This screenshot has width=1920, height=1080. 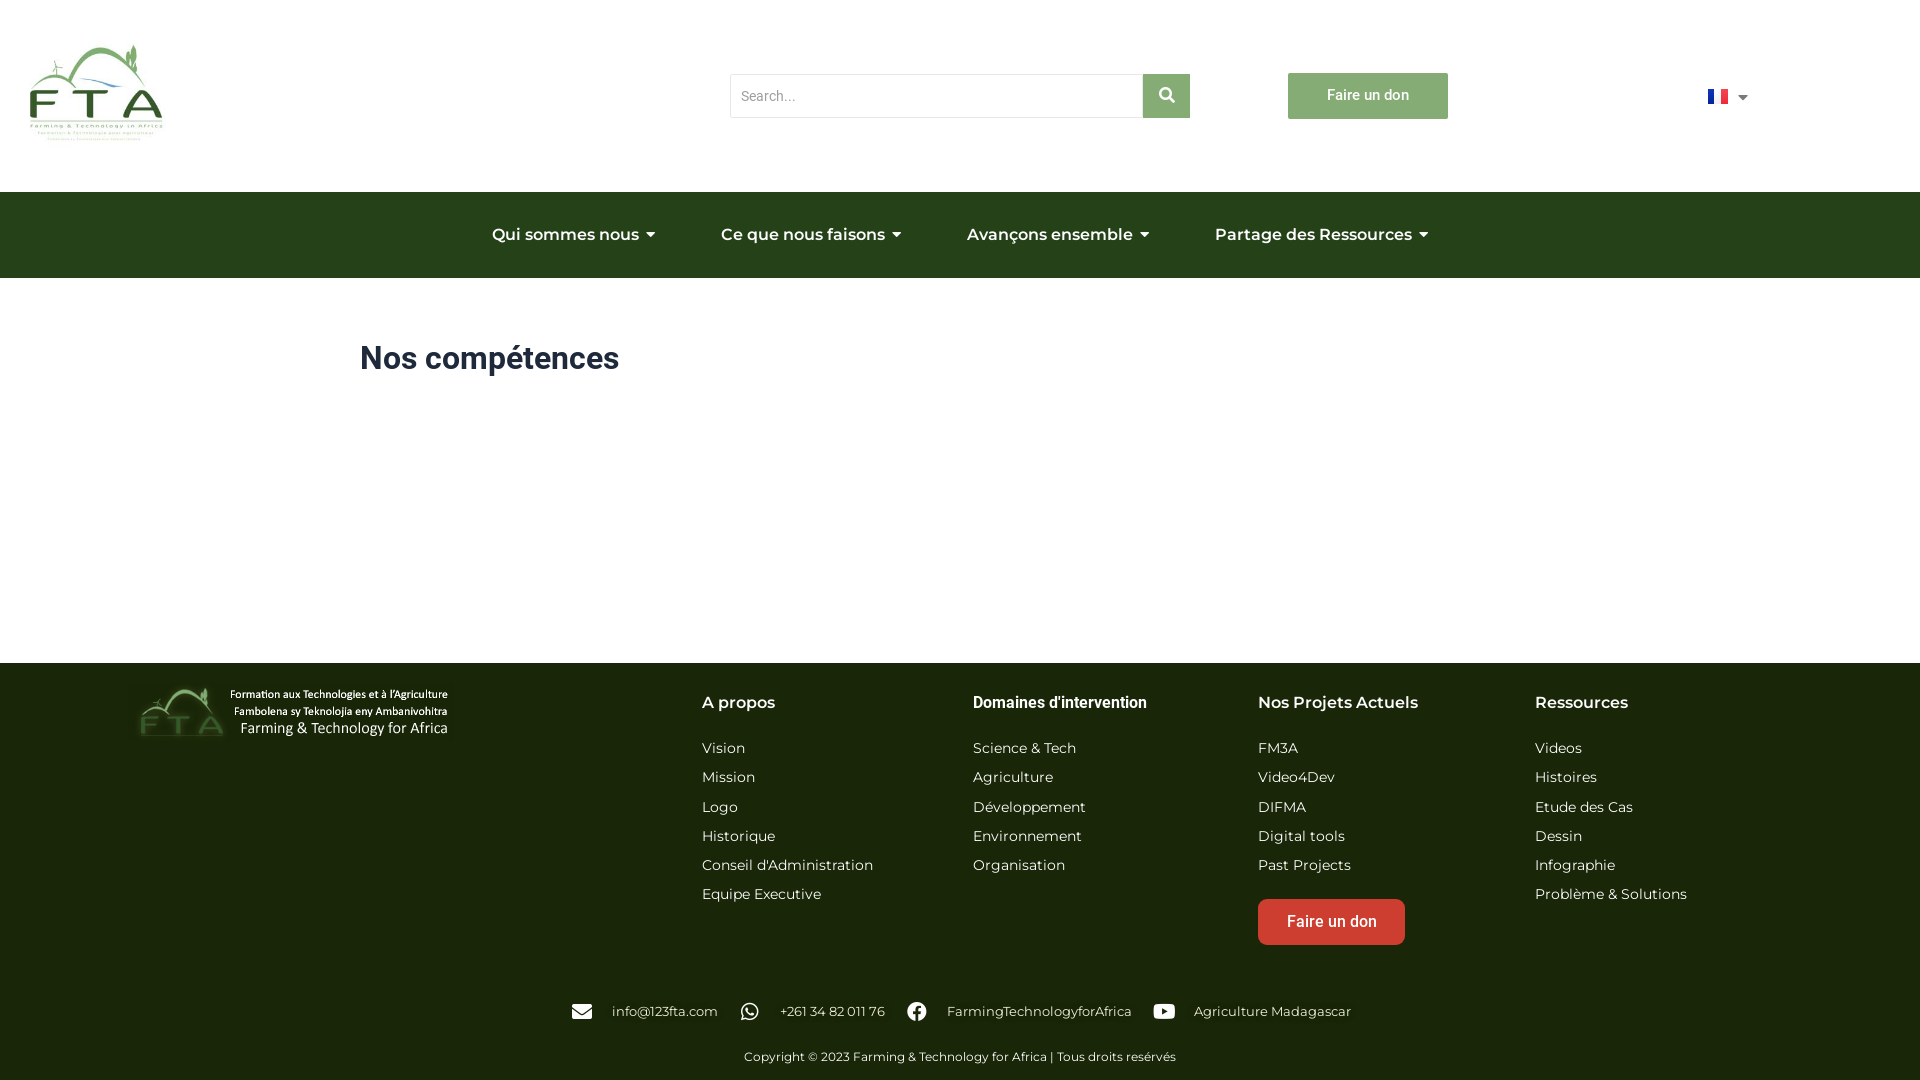 What do you see at coordinates (1250, 1011) in the screenshot?
I see `'Agriculture Madagascar'` at bounding box center [1250, 1011].